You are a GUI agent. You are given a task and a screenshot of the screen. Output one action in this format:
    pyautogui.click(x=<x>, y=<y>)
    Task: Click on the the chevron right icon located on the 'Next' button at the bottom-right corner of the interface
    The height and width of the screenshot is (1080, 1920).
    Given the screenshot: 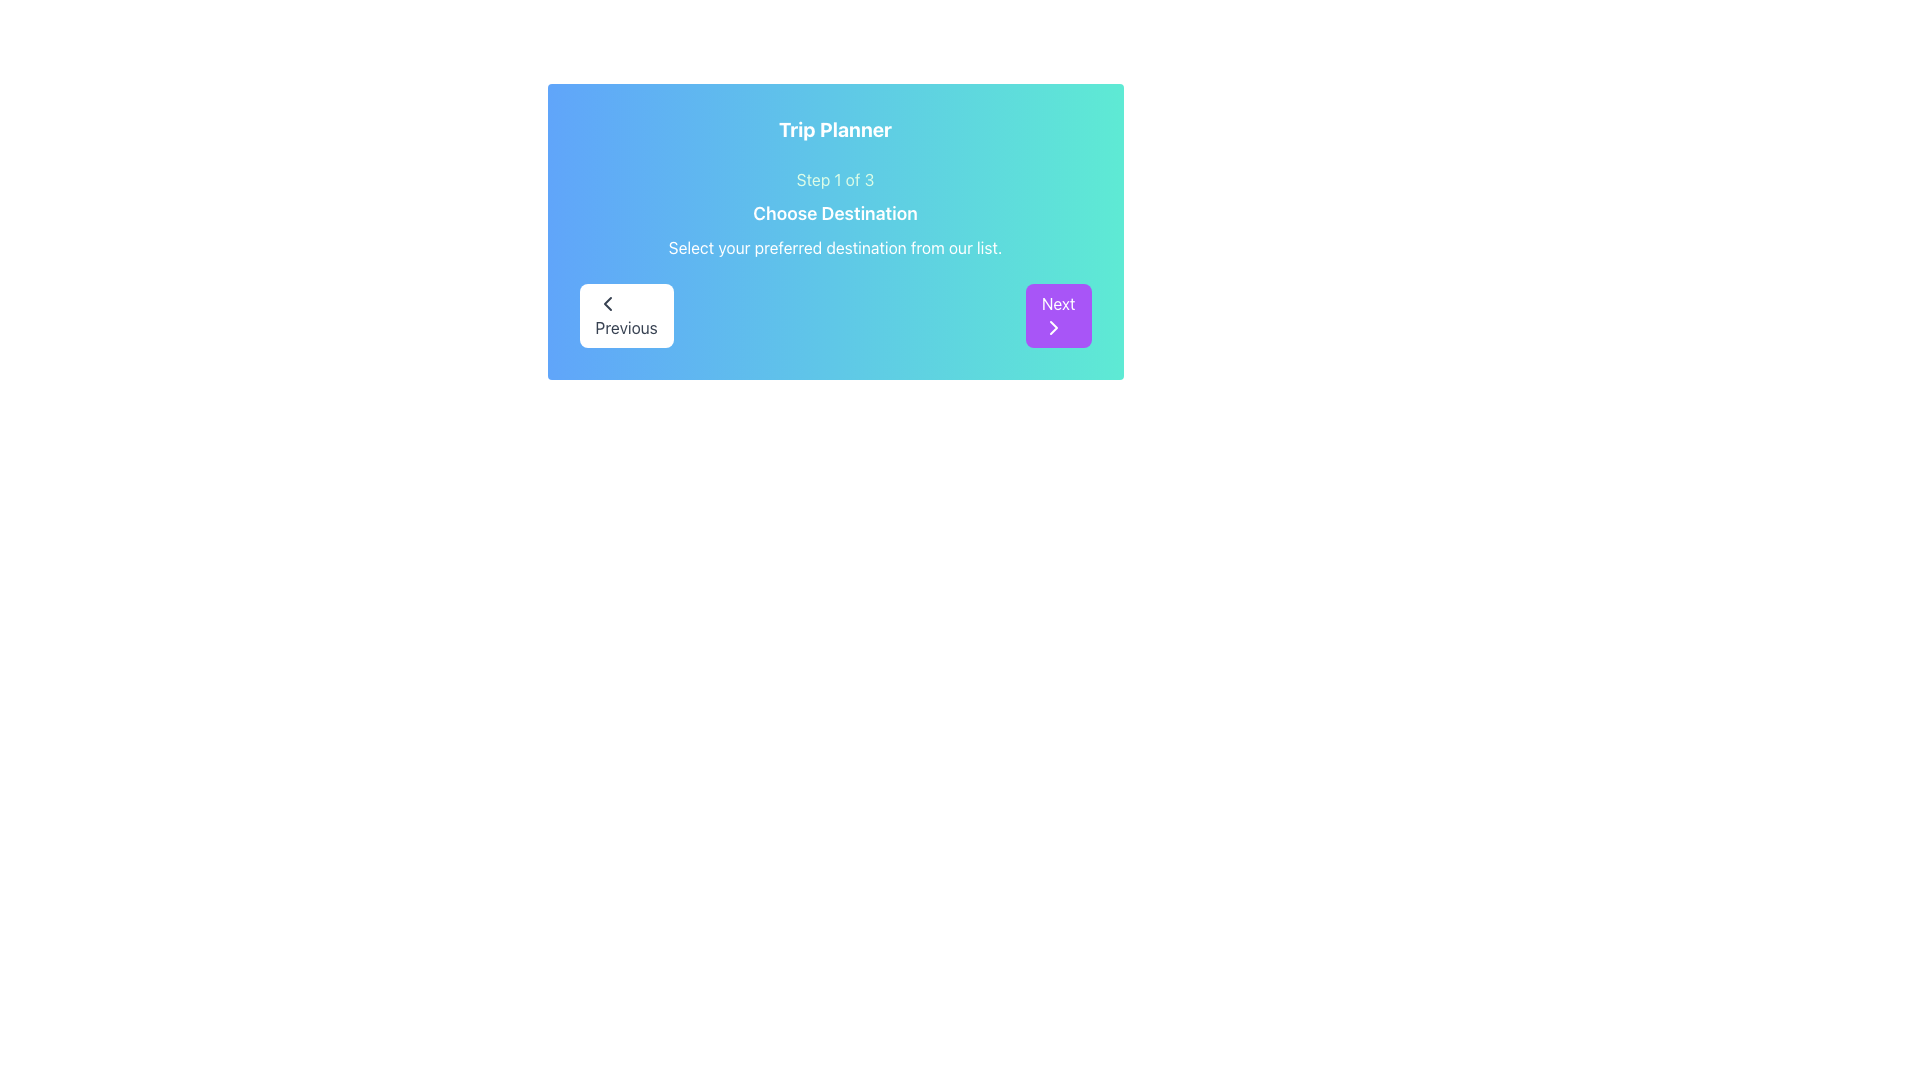 What is the action you would take?
    pyautogui.click(x=1052, y=326)
    